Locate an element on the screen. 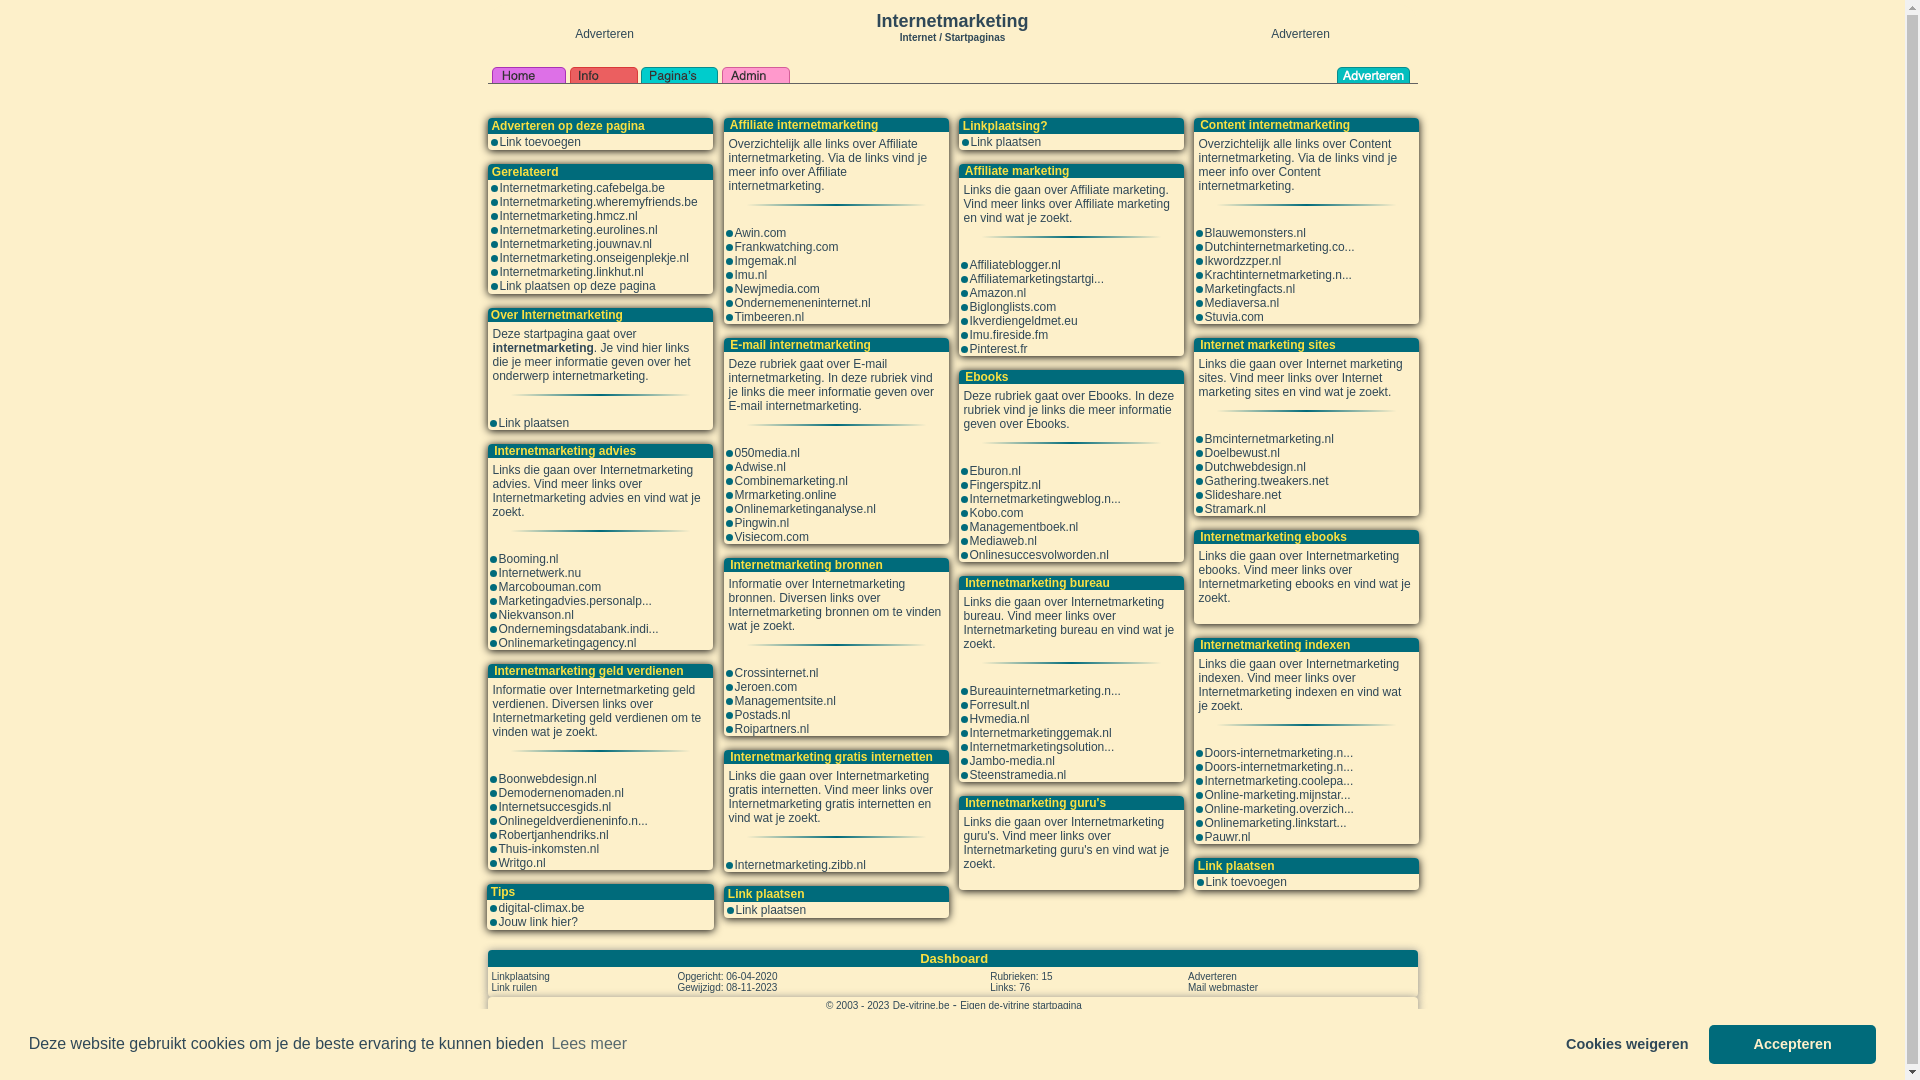  'Stramark.nl' is located at coordinates (1233, 508).